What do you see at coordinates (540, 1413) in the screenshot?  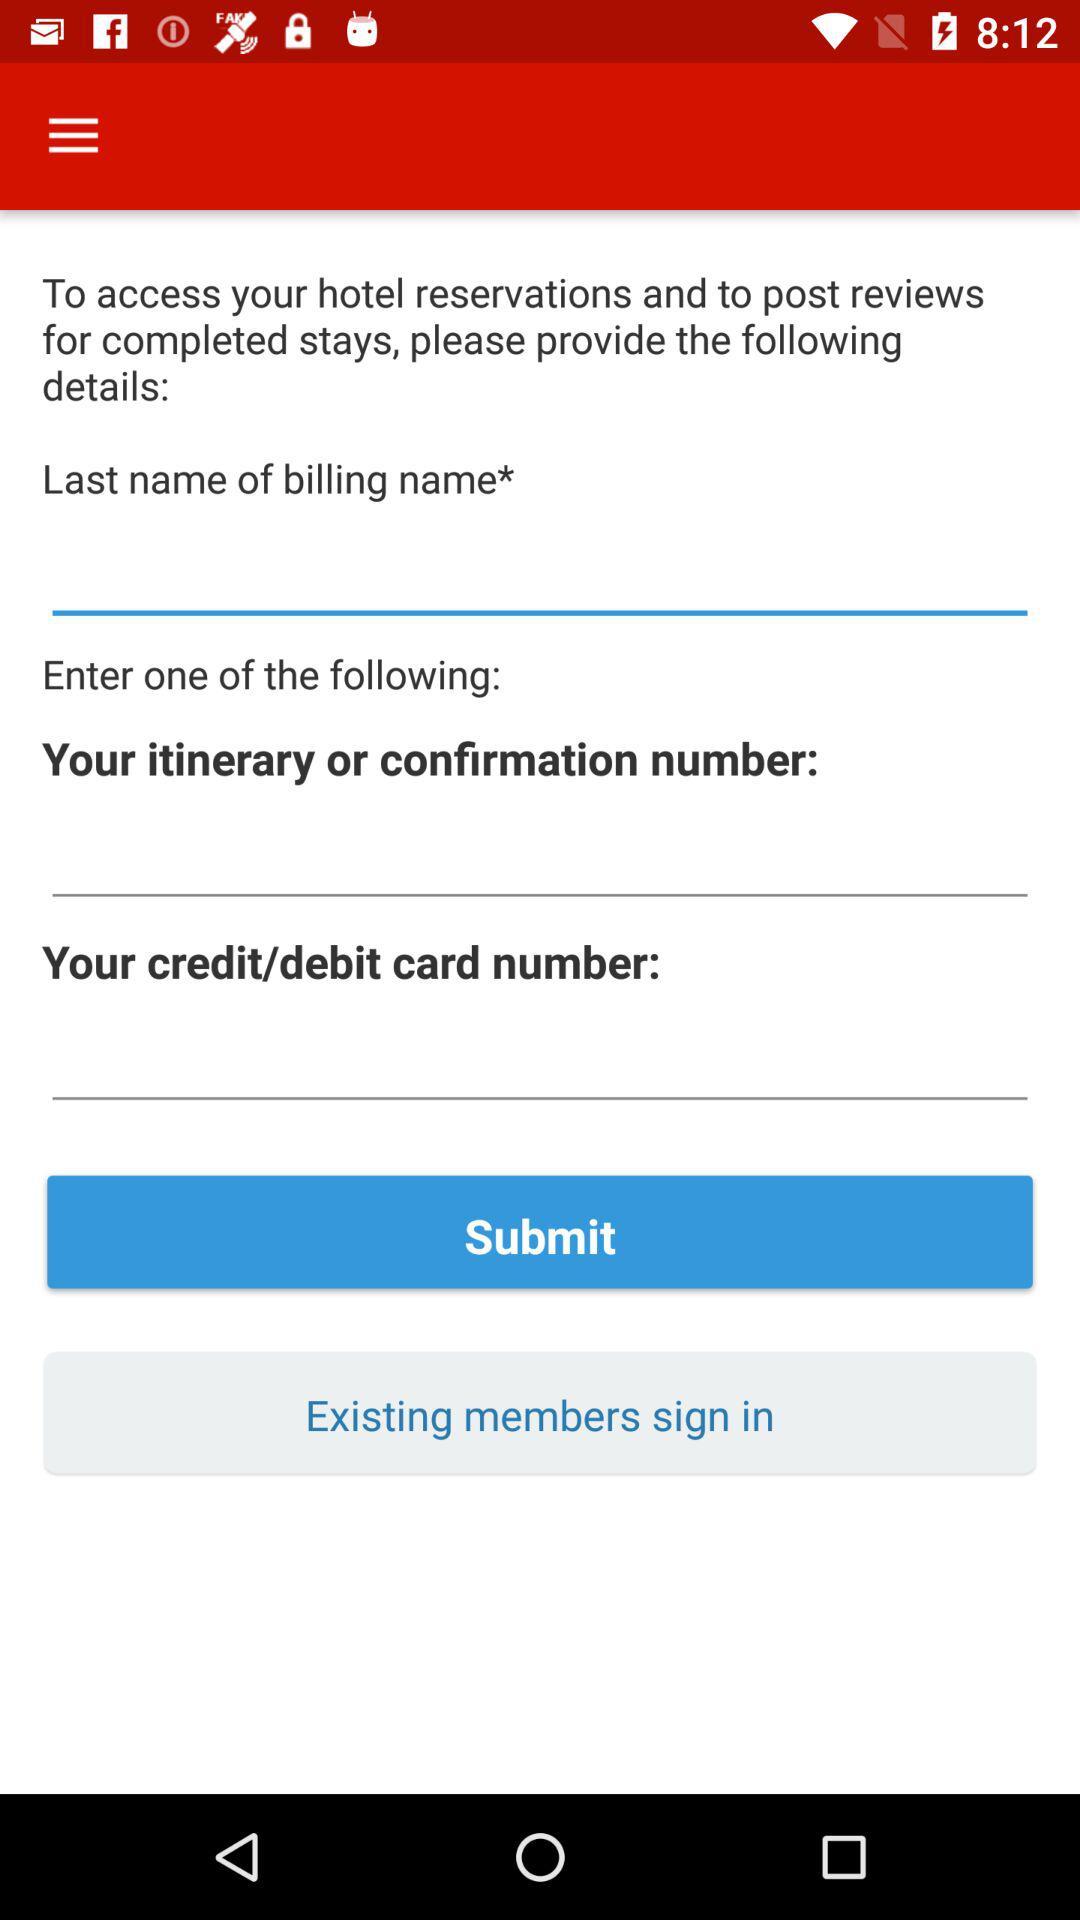 I see `the existing members sign` at bounding box center [540, 1413].